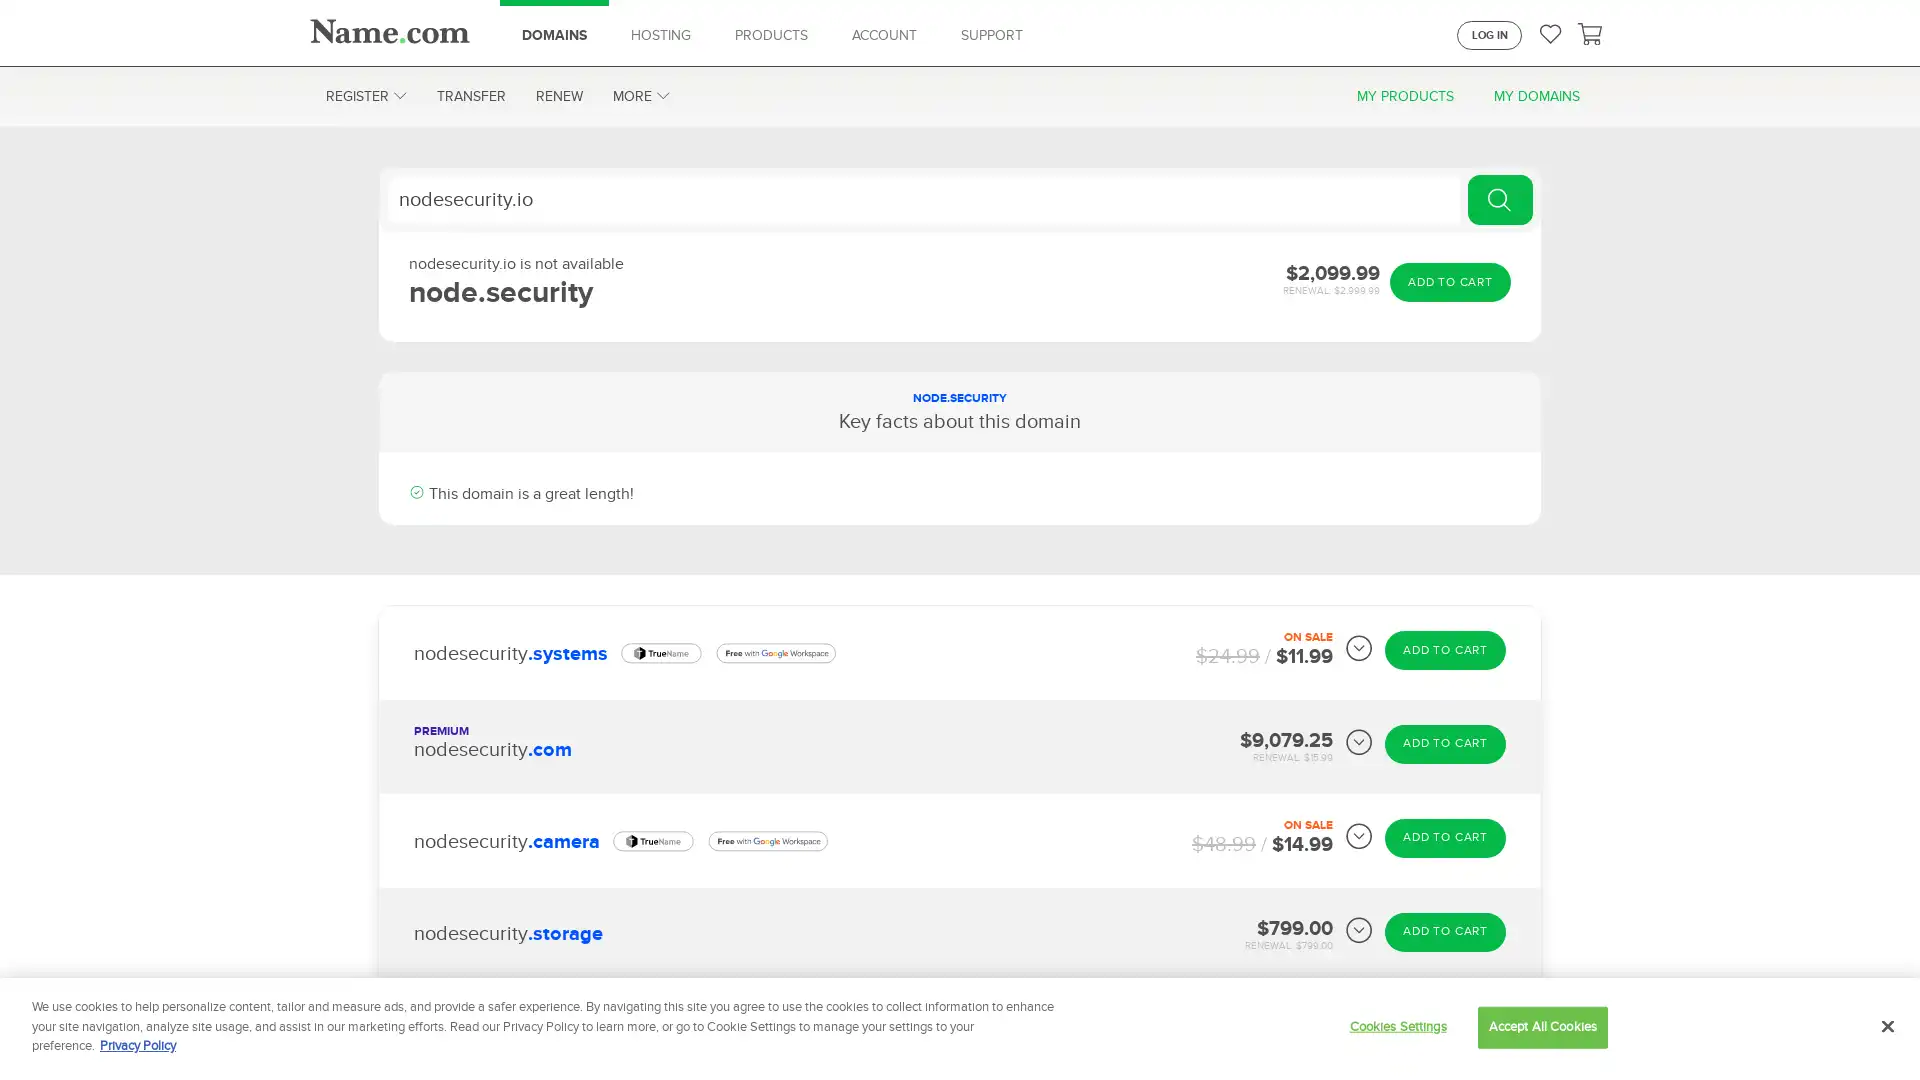 This screenshot has height=1080, width=1920. I want to click on ADD TO CART, so click(1445, 837).